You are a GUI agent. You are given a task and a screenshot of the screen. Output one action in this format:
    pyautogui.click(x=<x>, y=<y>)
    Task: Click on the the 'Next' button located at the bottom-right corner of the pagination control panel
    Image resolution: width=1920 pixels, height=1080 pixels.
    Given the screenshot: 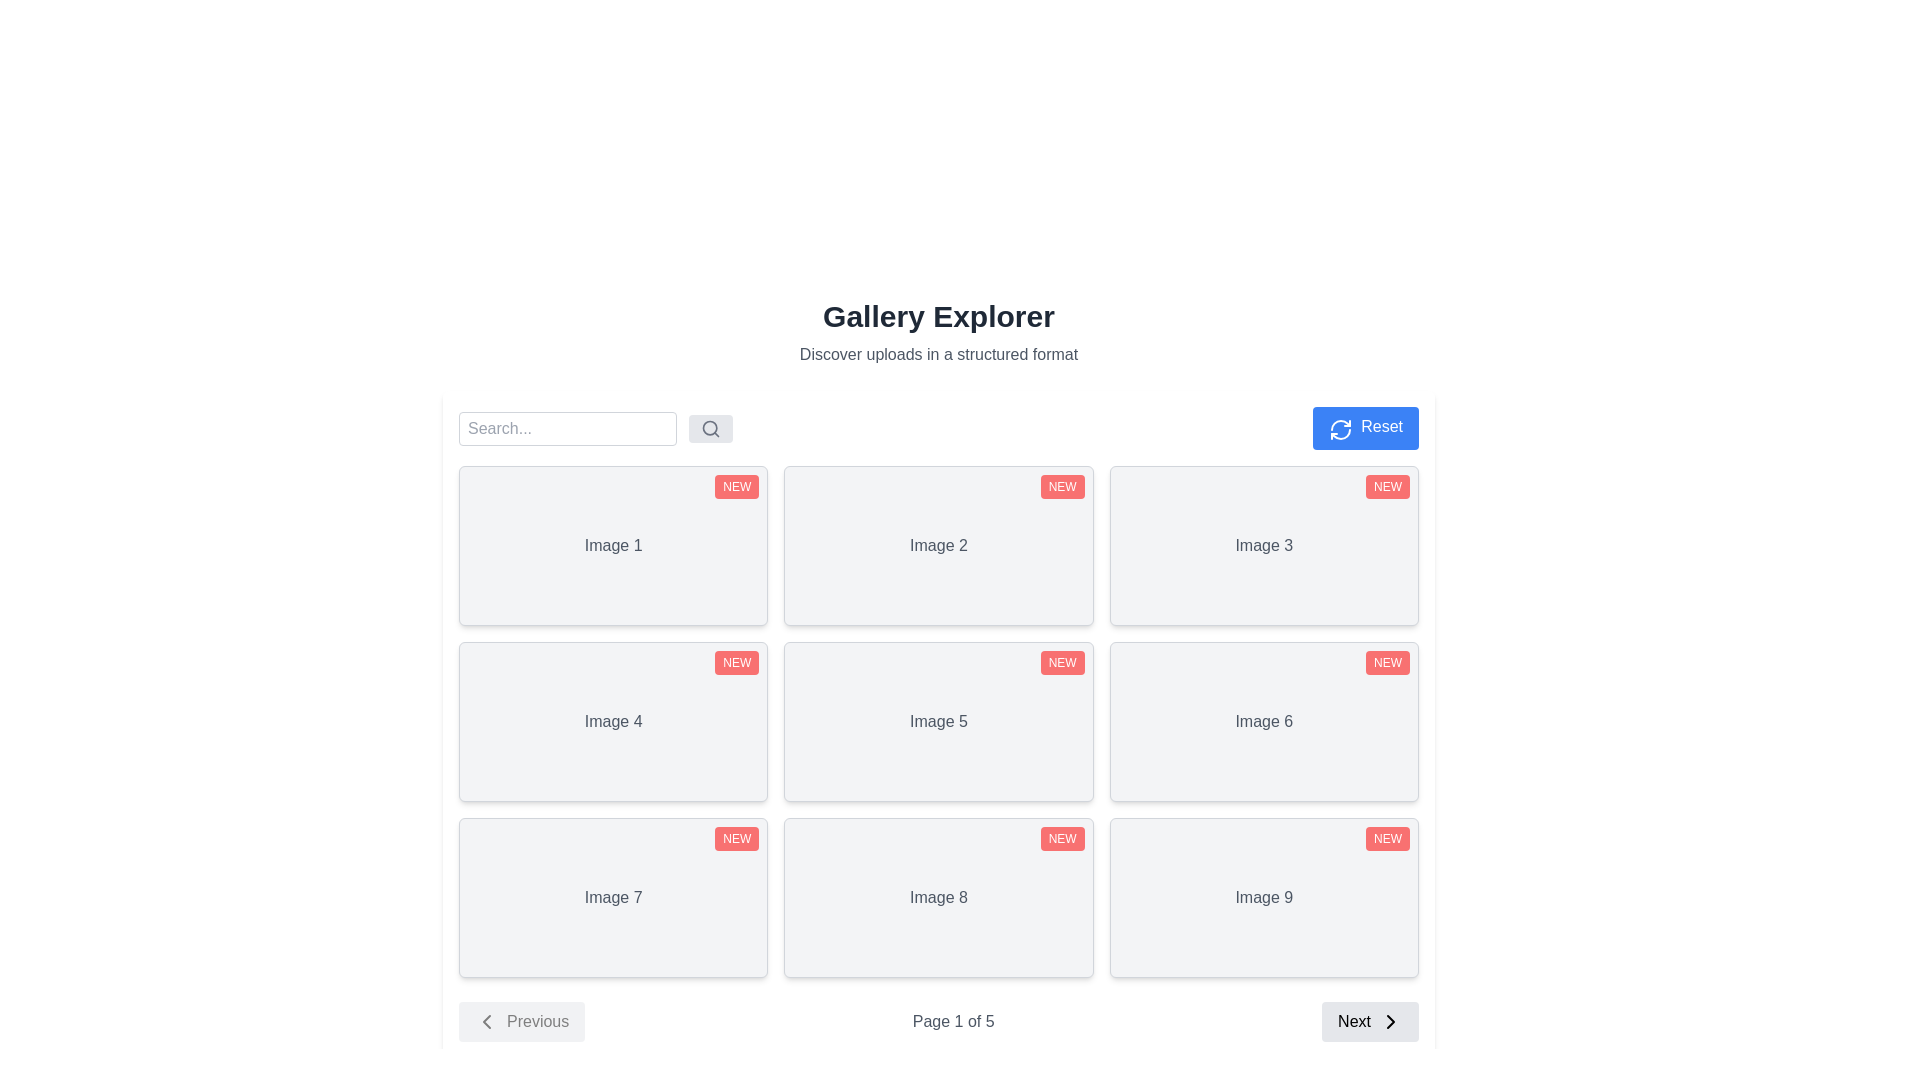 What is the action you would take?
    pyautogui.click(x=1368, y=1022)
    